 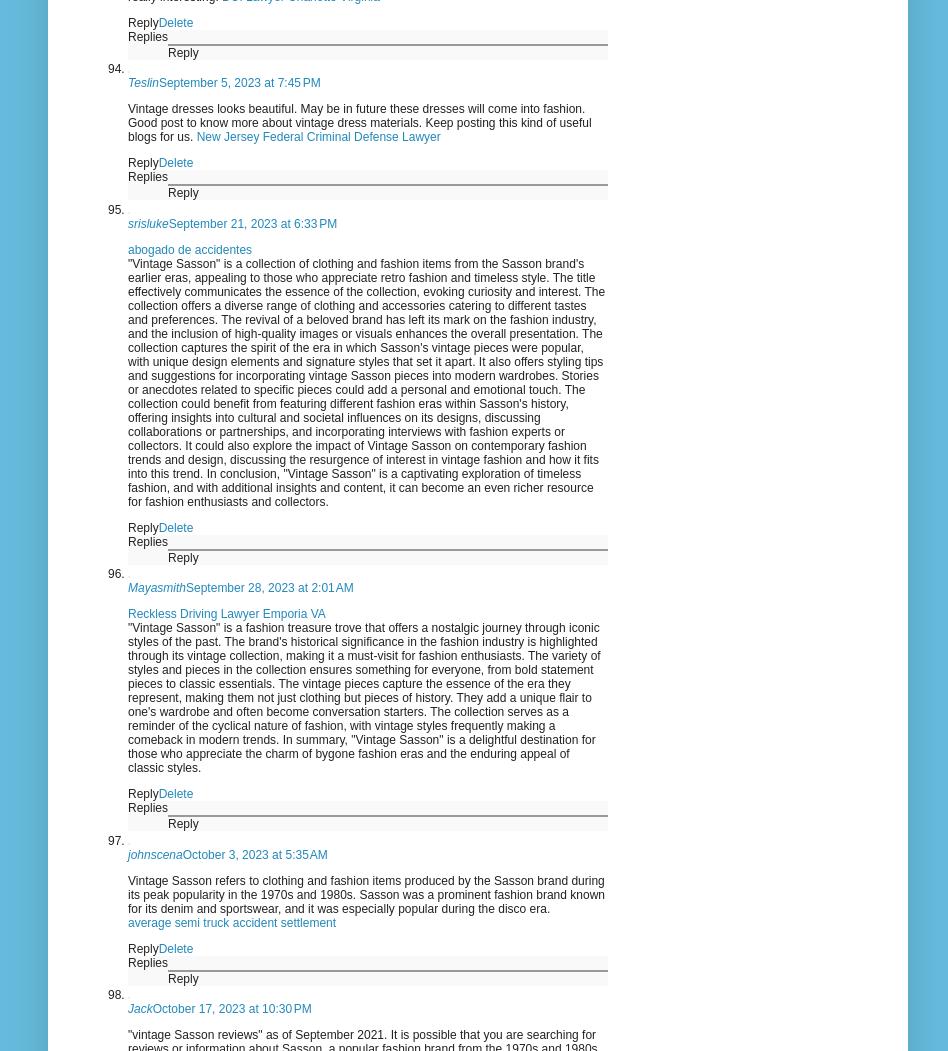 I want to click on 'Vintage dresses looks beautiful. May be in future these dresses will come into fashion. Good post to know more about vintage dress materials. Keep posting this kind of useful blogs for us.', so click(x=358, y=121).